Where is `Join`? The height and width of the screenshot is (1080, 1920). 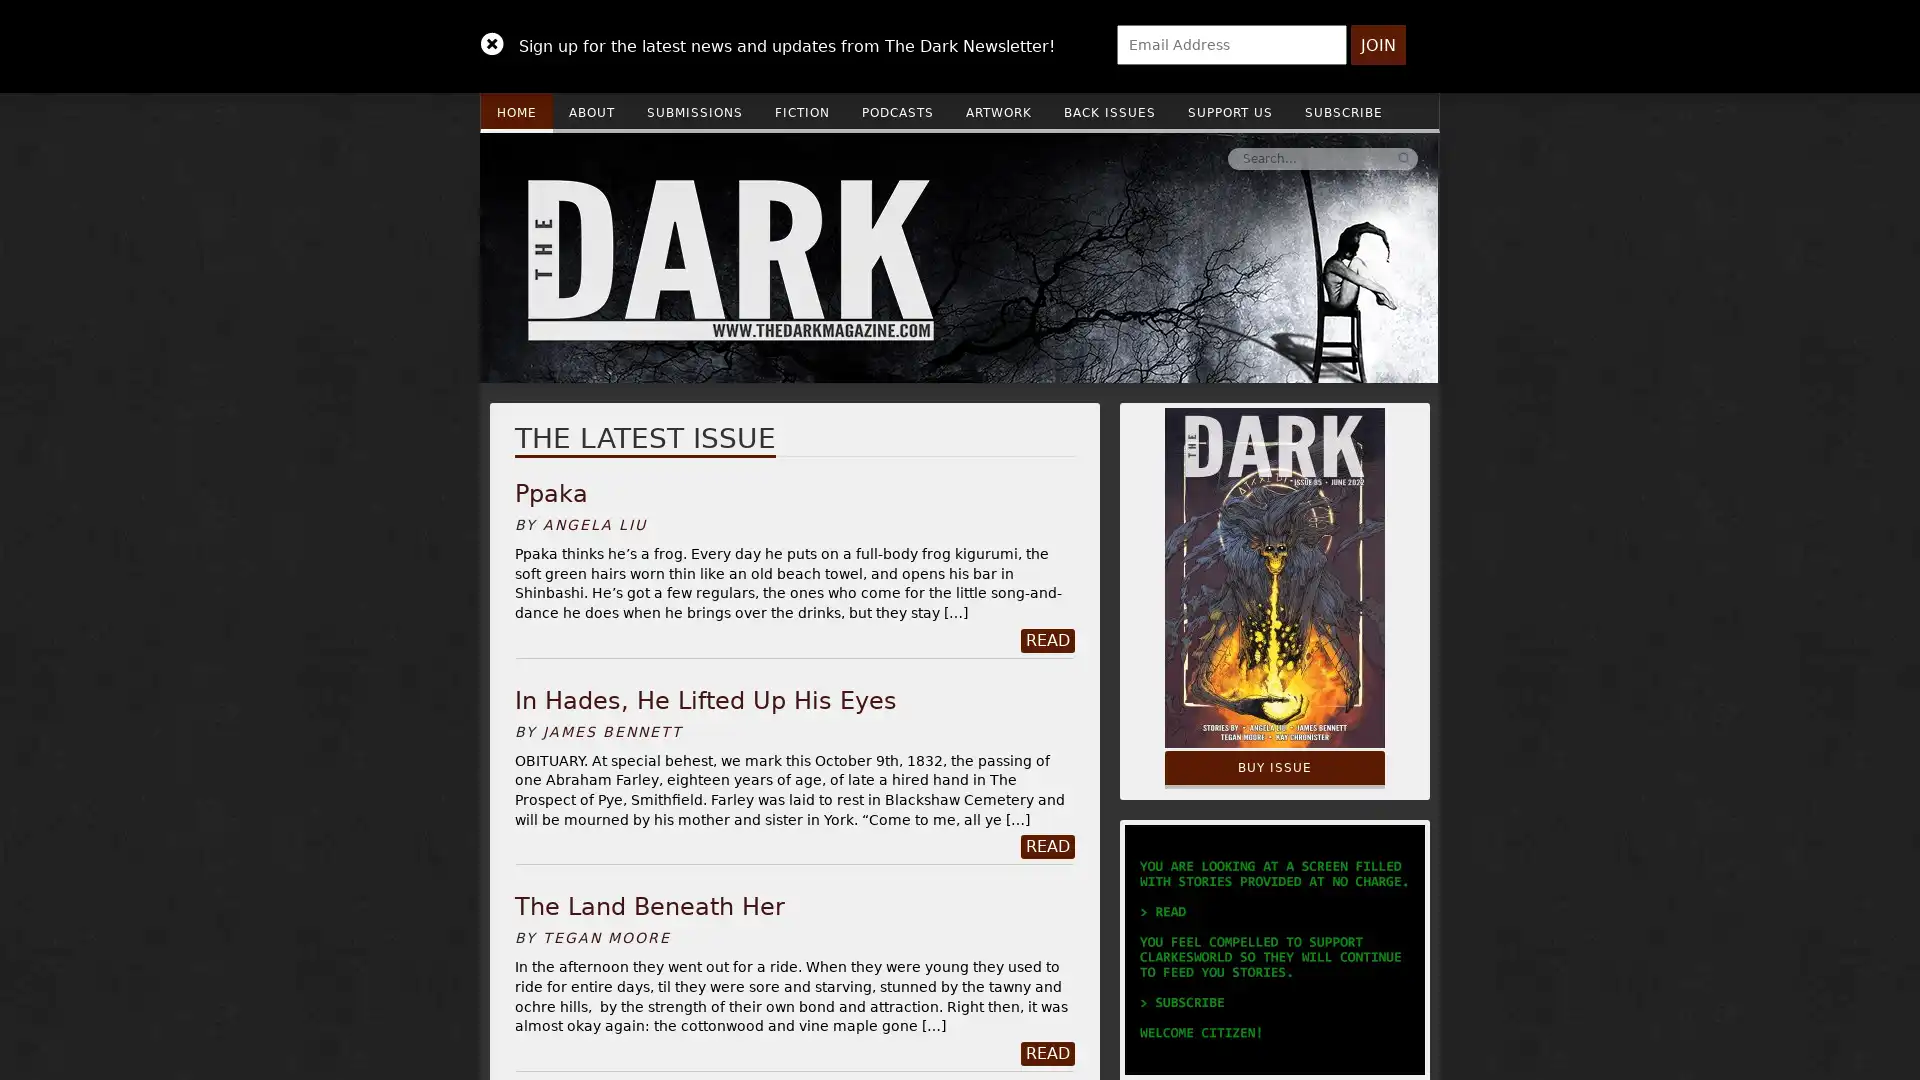 Join is located at coordinates (1377, 45).